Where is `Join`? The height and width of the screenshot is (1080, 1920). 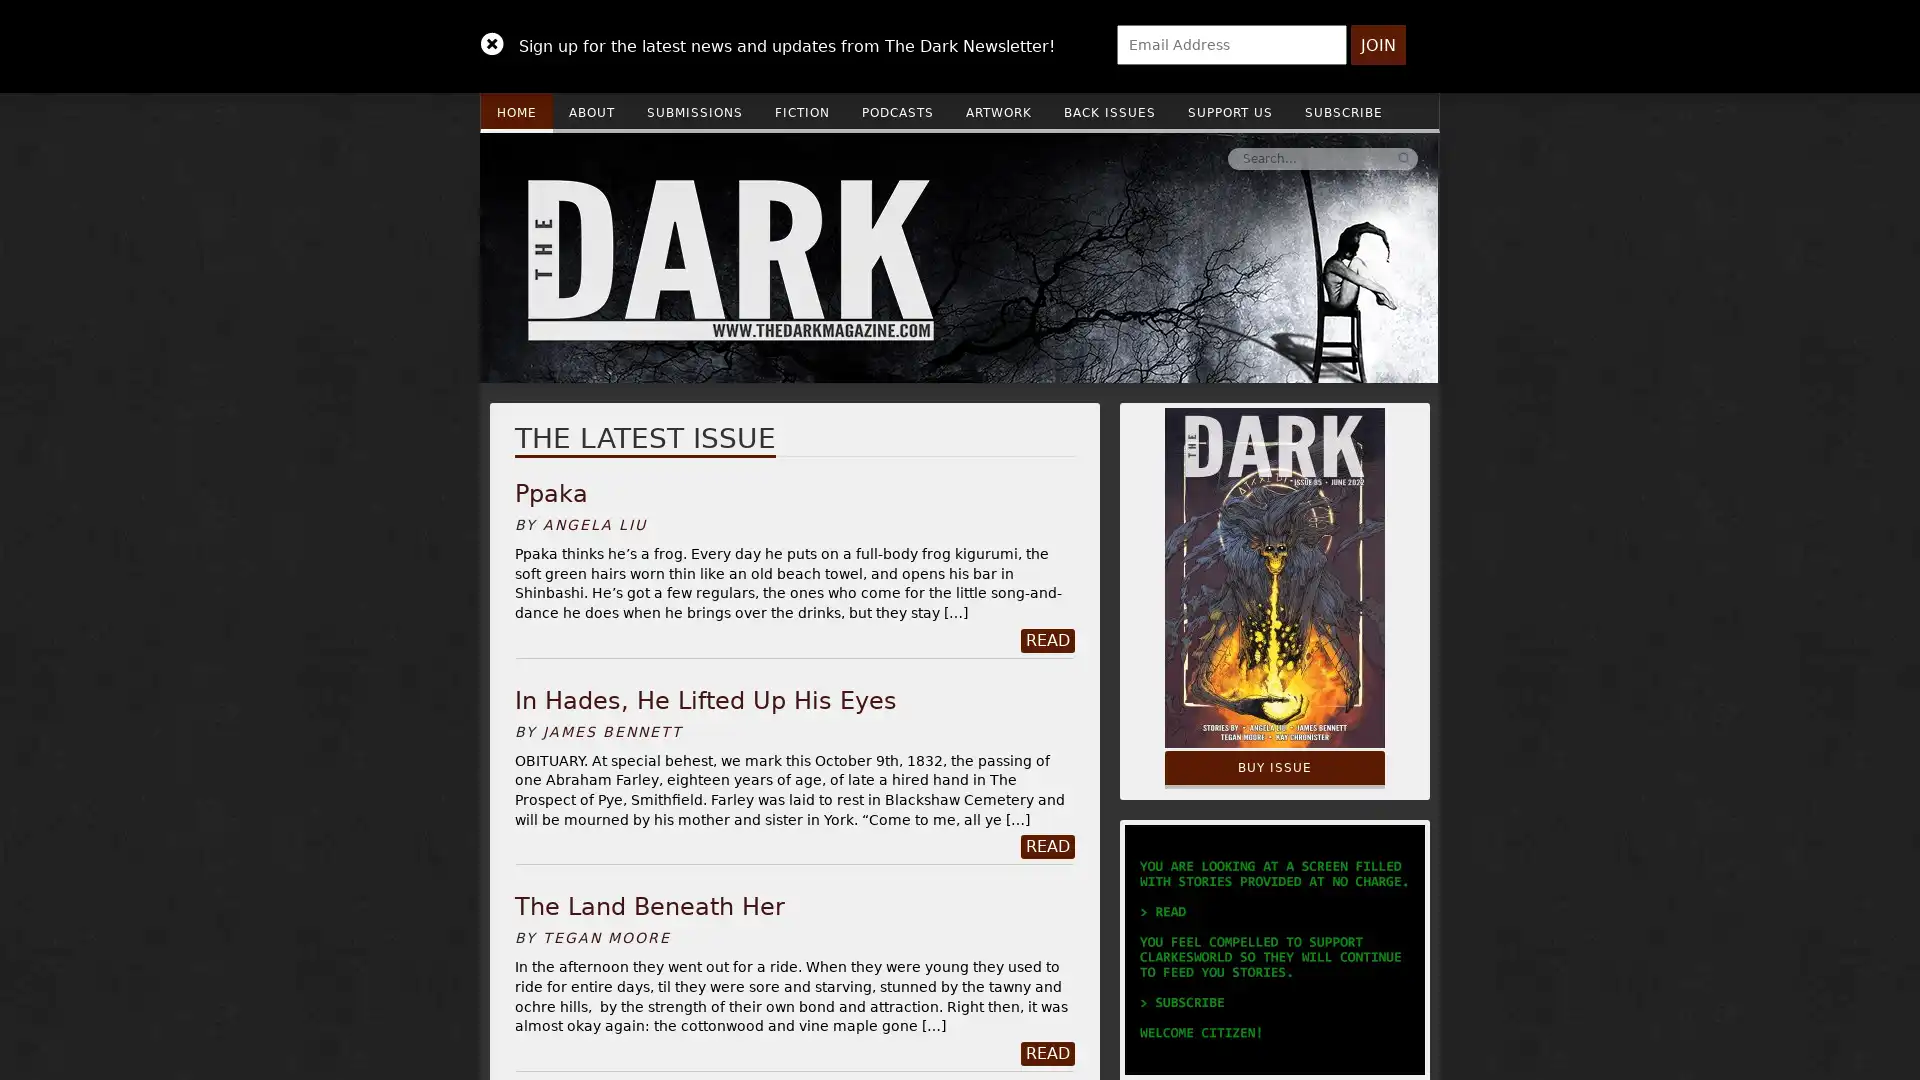 Join is located at coordinates (1377, 45).